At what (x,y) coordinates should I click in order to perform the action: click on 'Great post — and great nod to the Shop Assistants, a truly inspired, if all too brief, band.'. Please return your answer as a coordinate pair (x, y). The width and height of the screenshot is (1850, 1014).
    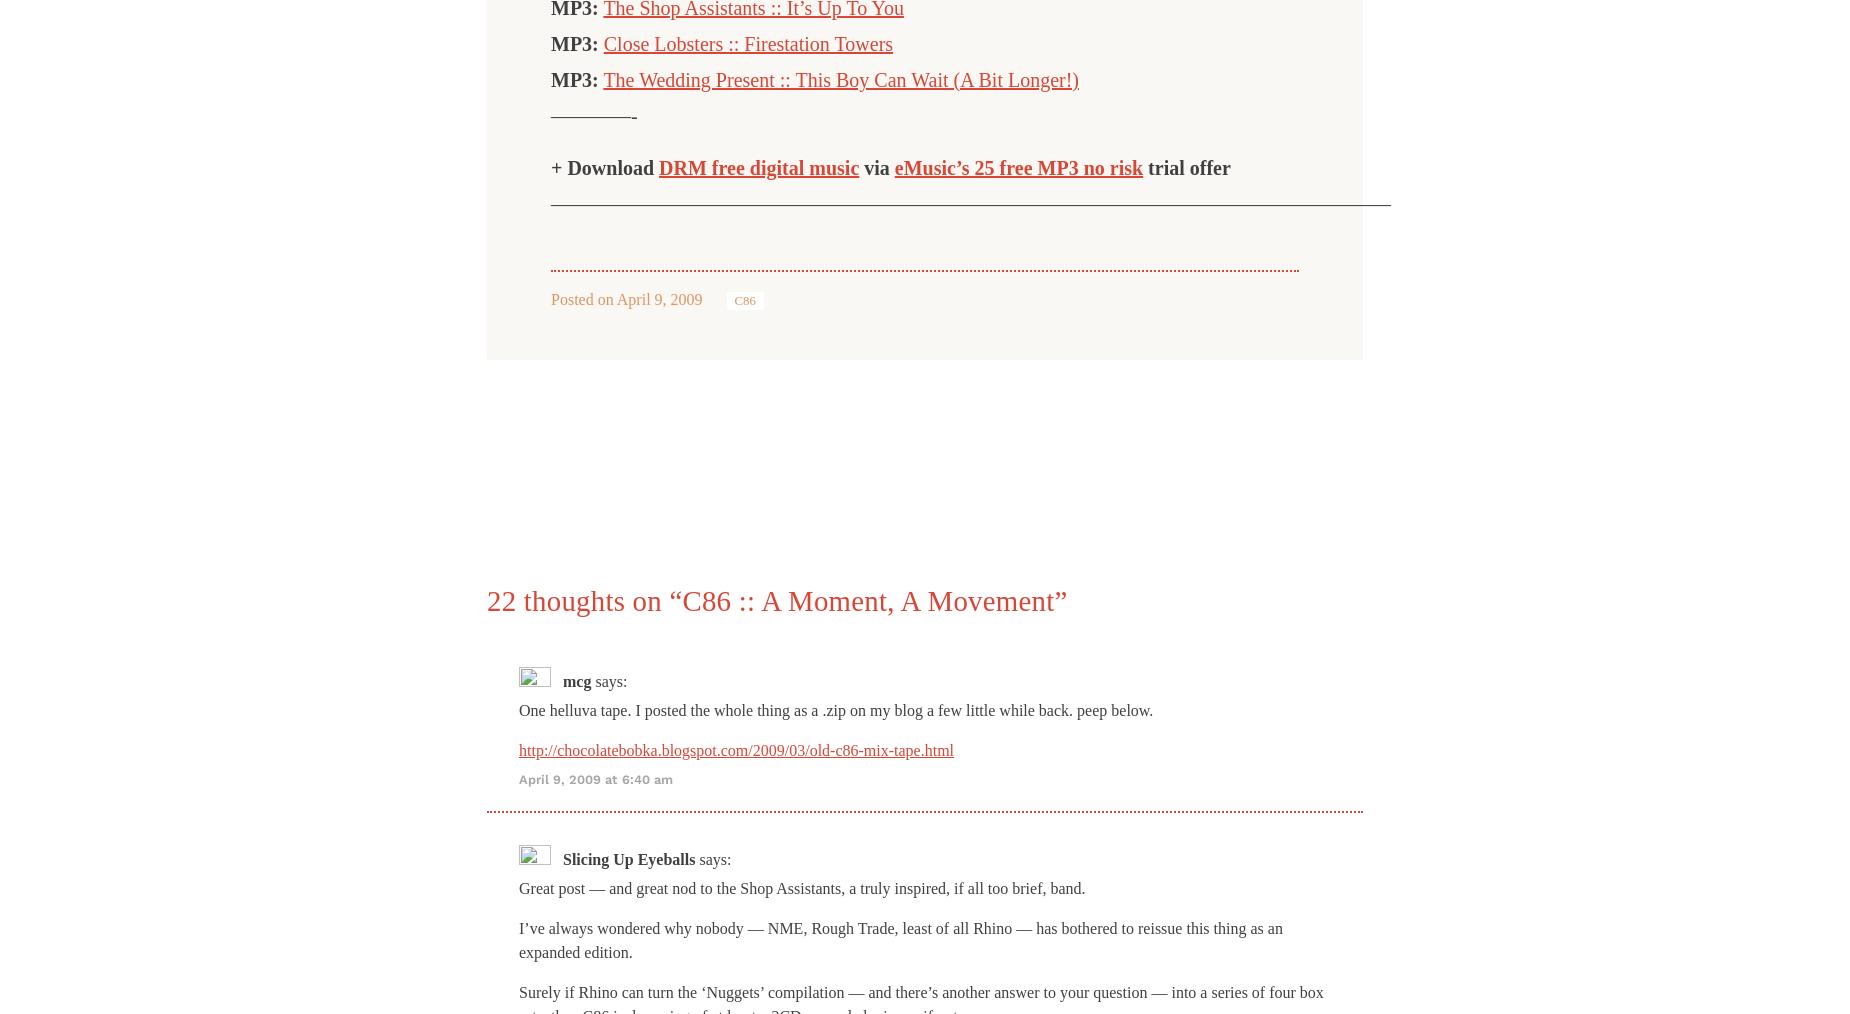
    Looking at the image, I should click on (801, 886).